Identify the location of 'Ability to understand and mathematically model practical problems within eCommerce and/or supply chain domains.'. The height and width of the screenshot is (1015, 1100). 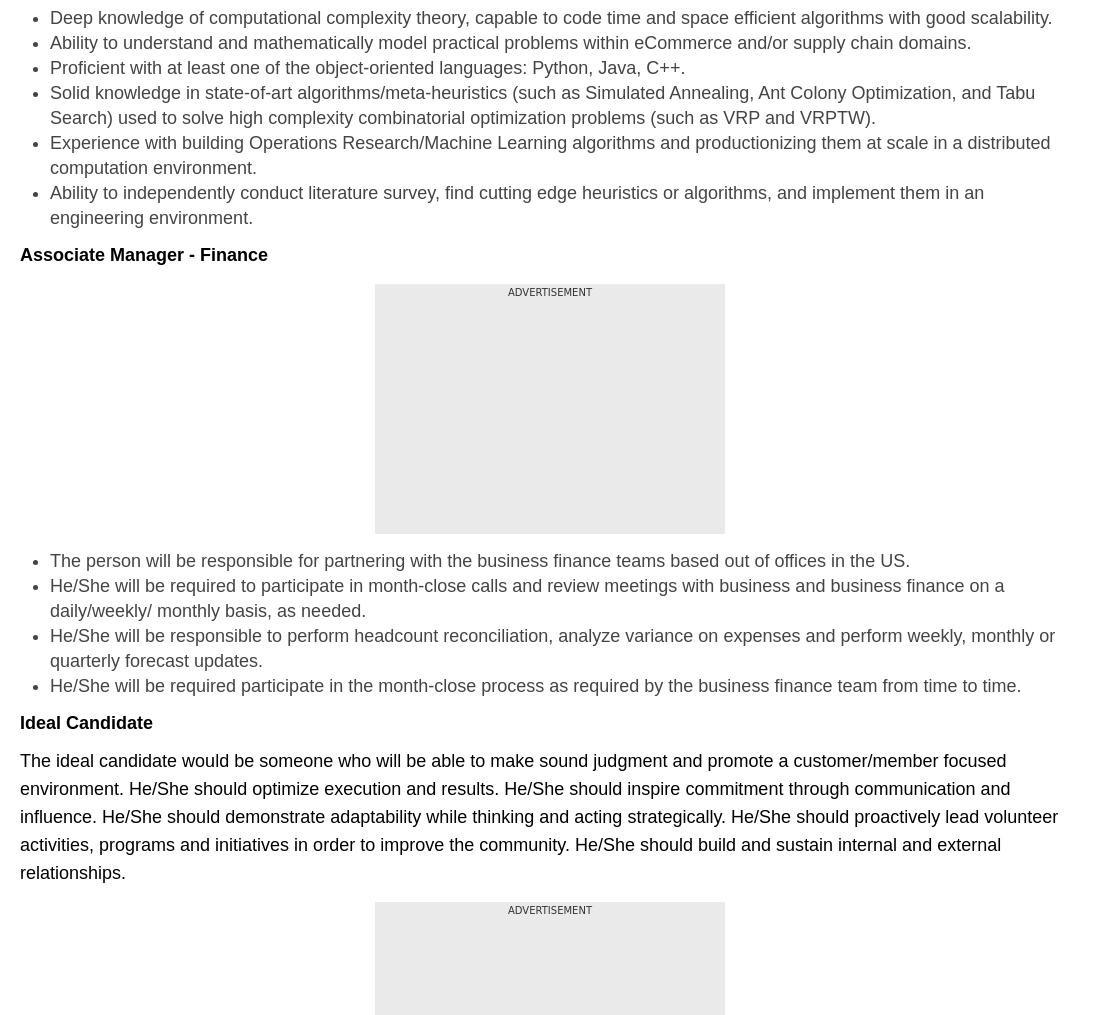
(49, 41).